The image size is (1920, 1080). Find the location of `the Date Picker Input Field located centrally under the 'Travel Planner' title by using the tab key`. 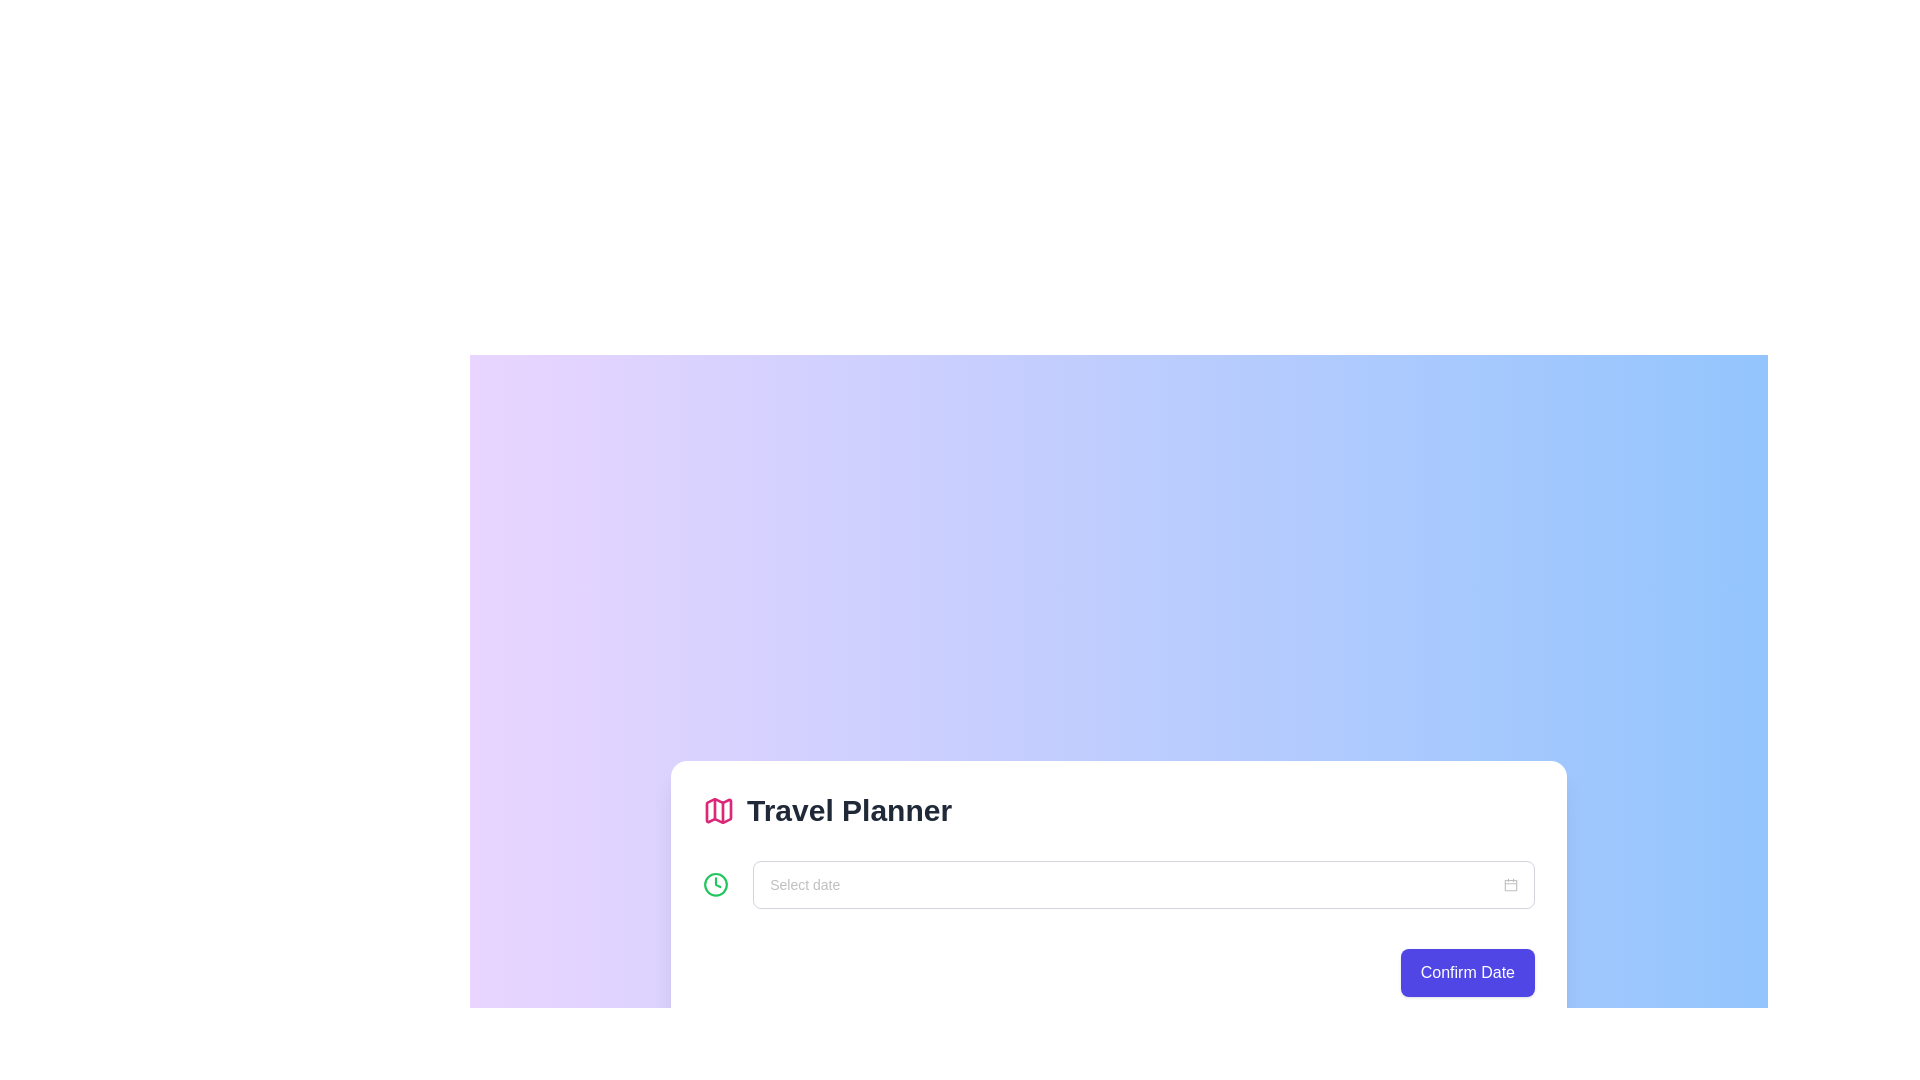

the Date Picker Input Field located centrally under the 'Travel Planner' title by using the tab key is located at coordinates (1144, 883).